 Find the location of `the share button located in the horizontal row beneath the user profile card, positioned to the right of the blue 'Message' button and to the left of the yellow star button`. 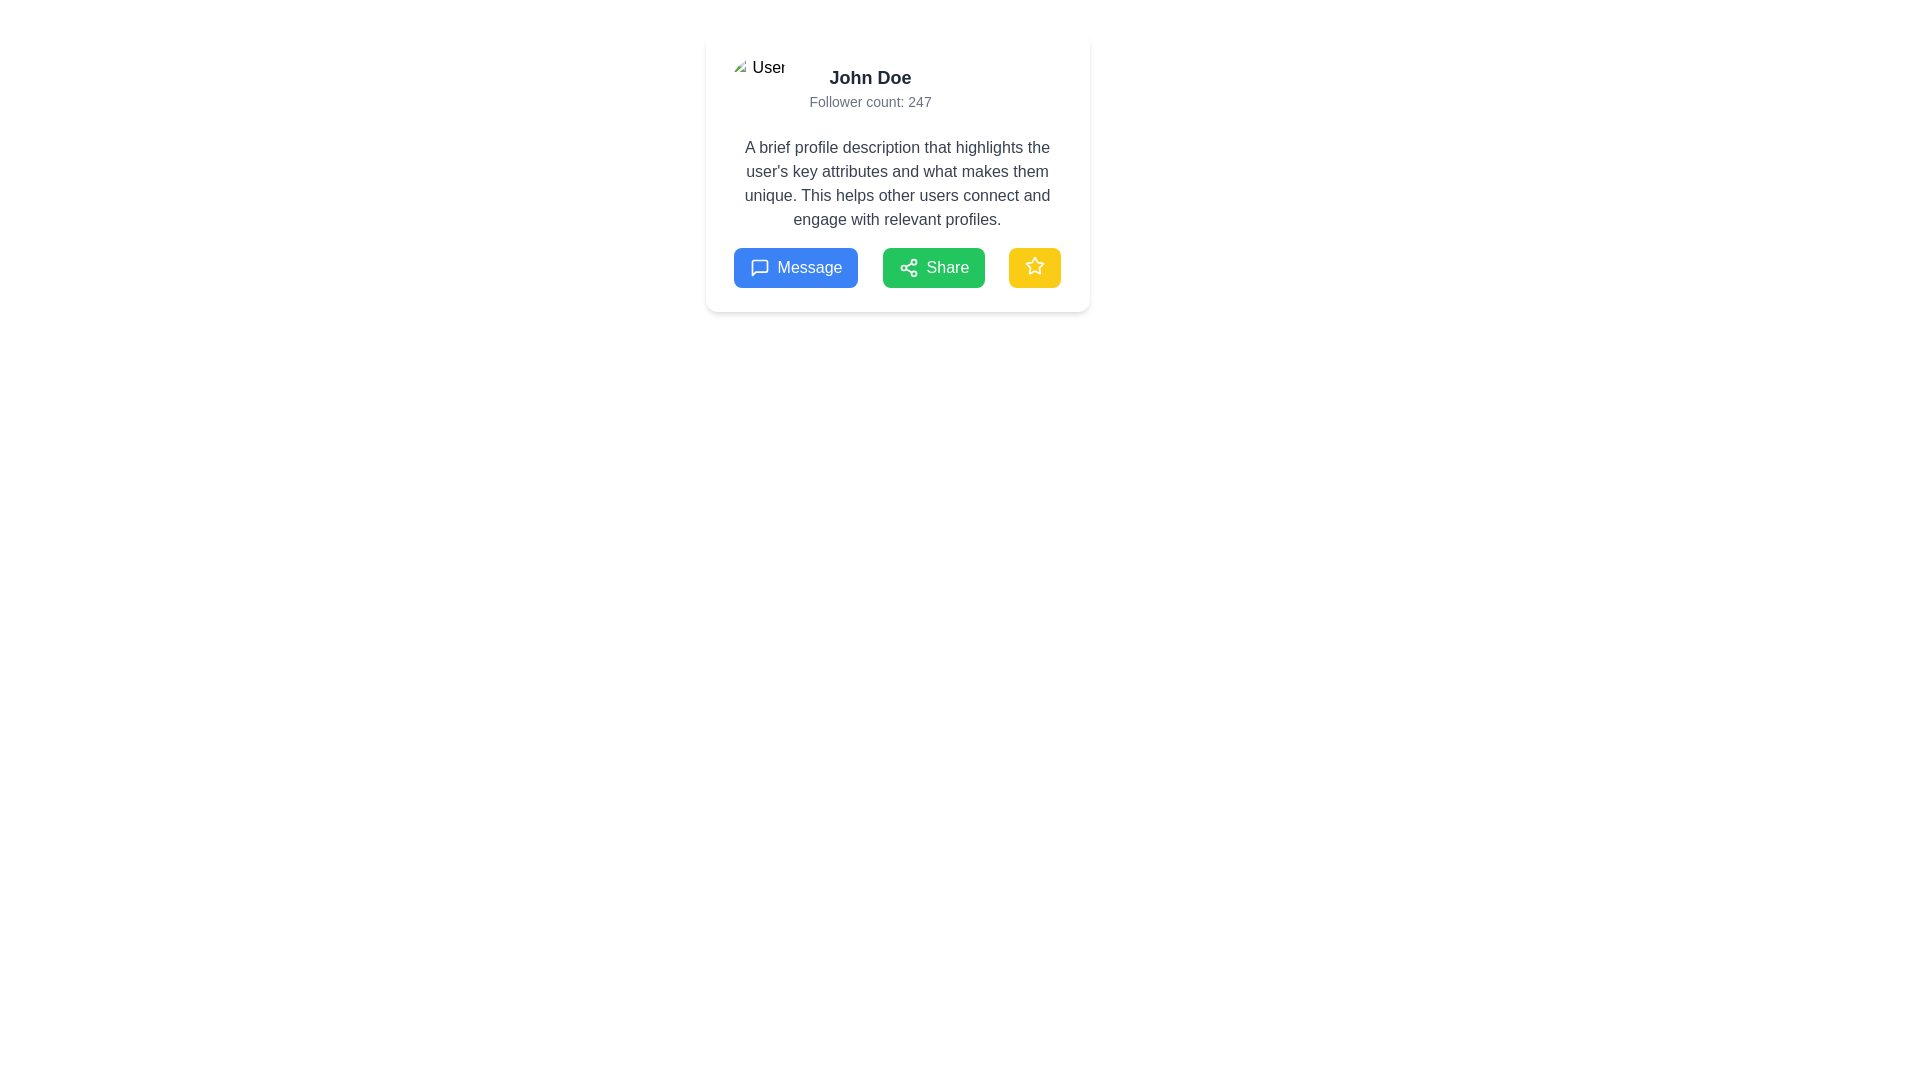

the share button located in the horizontal row beneath the user profile card, positioned to the right of the blue 'Message' button and to the left of the yellow star button is located at coordinates (932, 266).